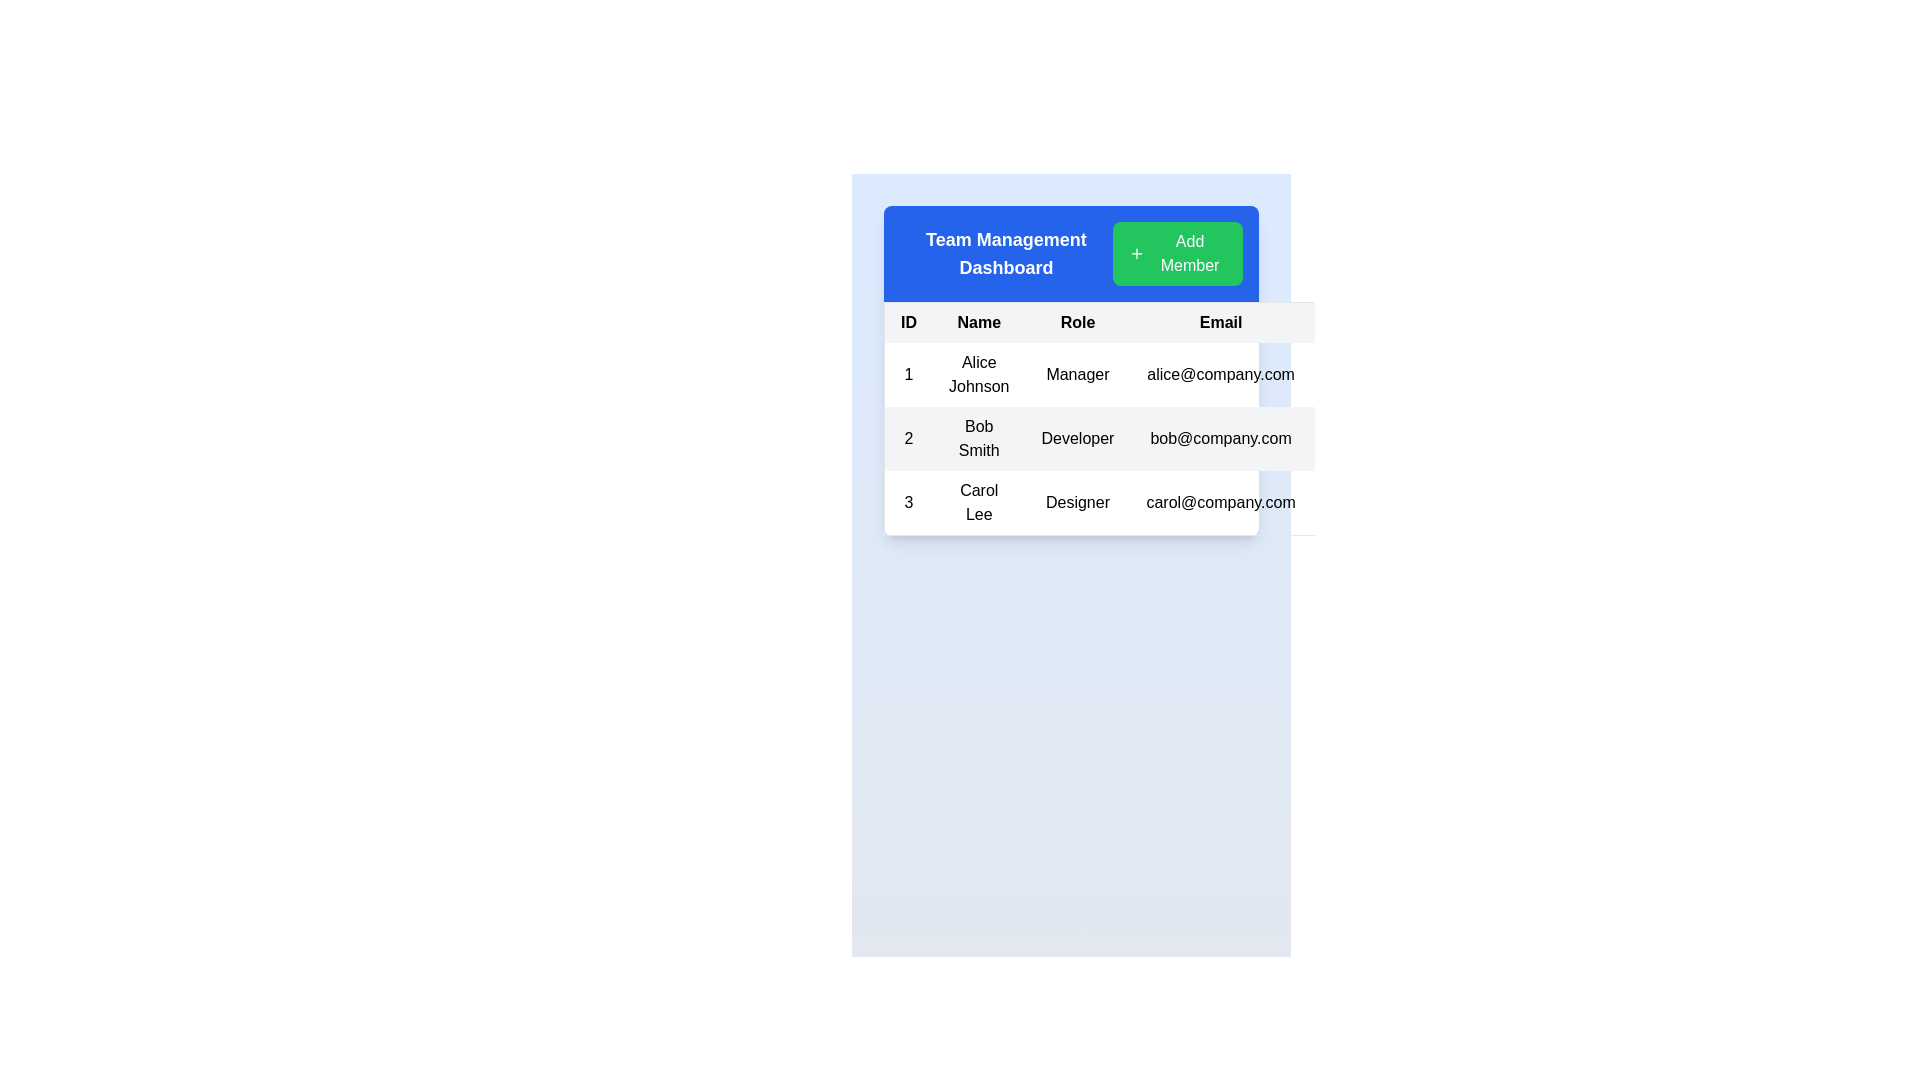 The image size is (1920, 1080). I want to click on on the text element displaying the email 'alice@company.com' located in the fourth column of the table under the 'Email' heading, specifically in the row corresponding, so click(1220, 374).